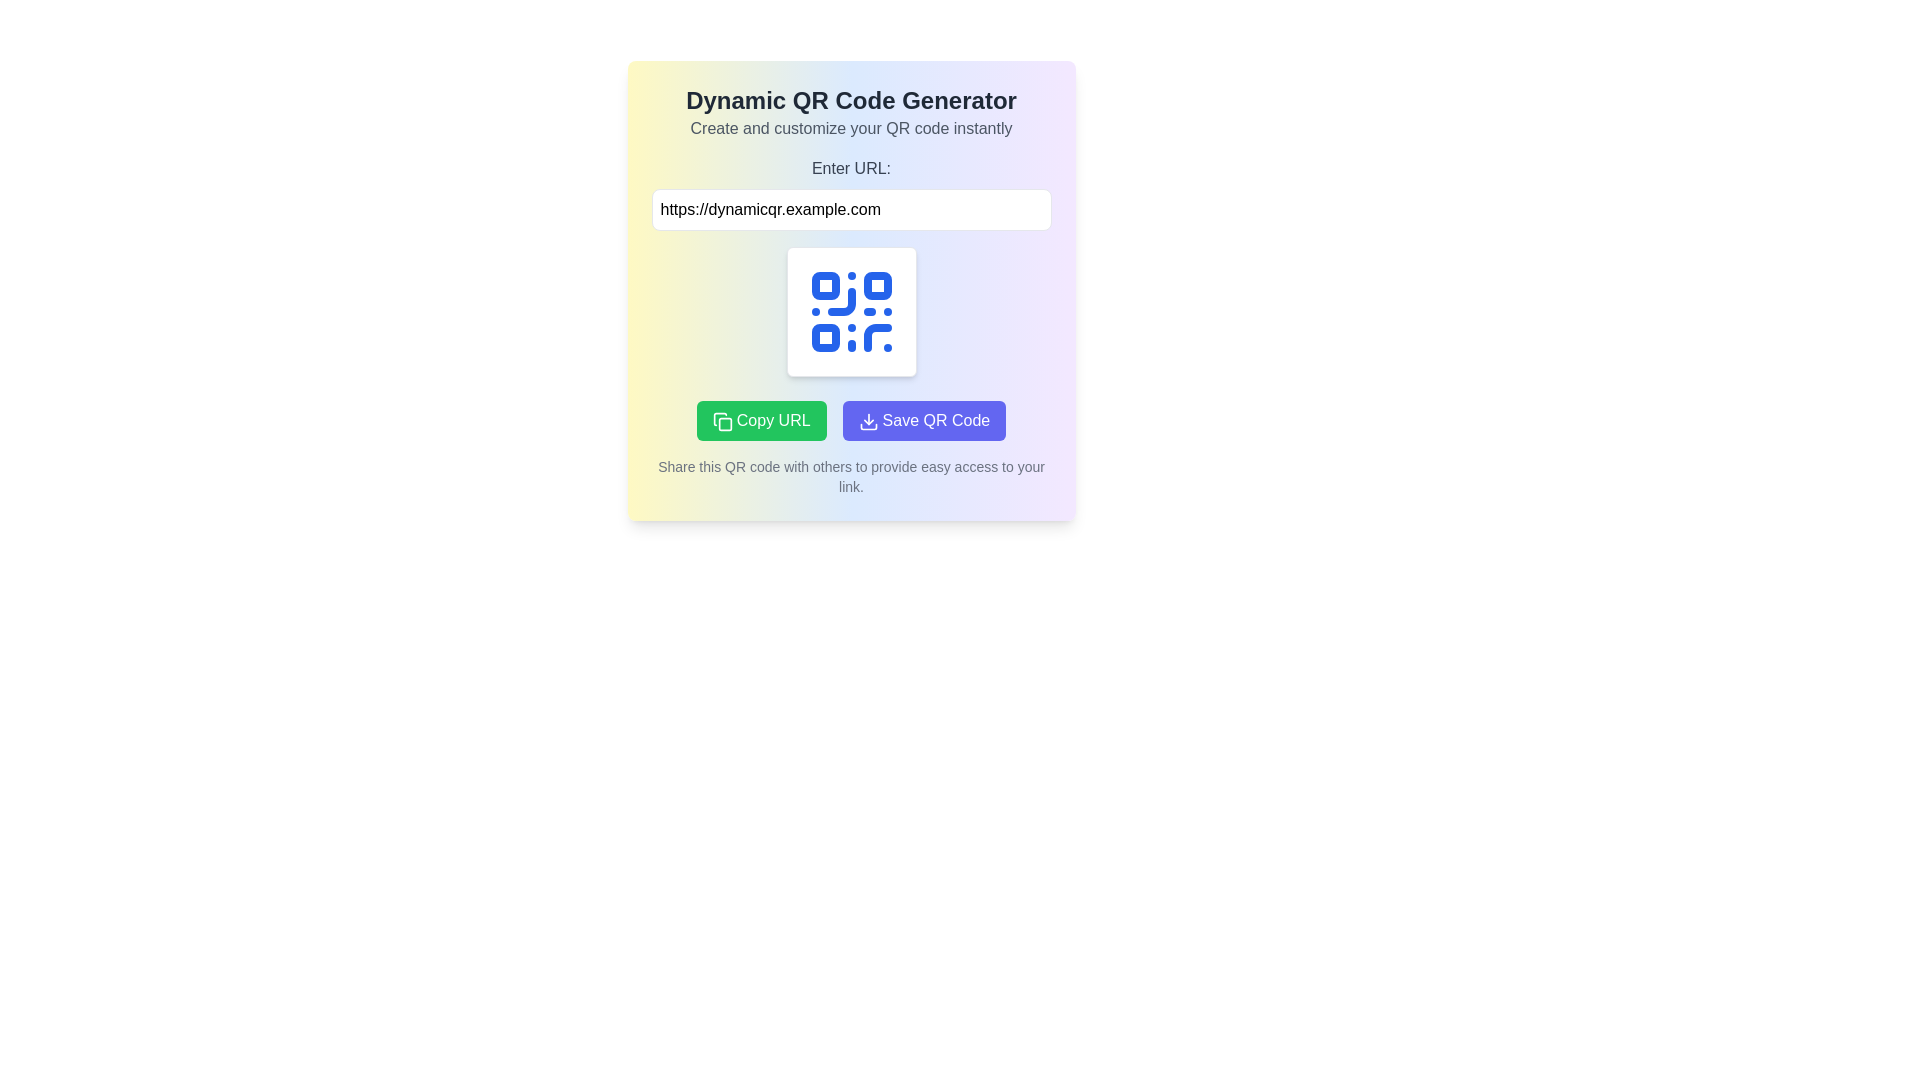 The image size is (1920, 1080). I want to click on the small blue square with rounded corners located at the top-left position of the QR code structure, so click(825, 285).